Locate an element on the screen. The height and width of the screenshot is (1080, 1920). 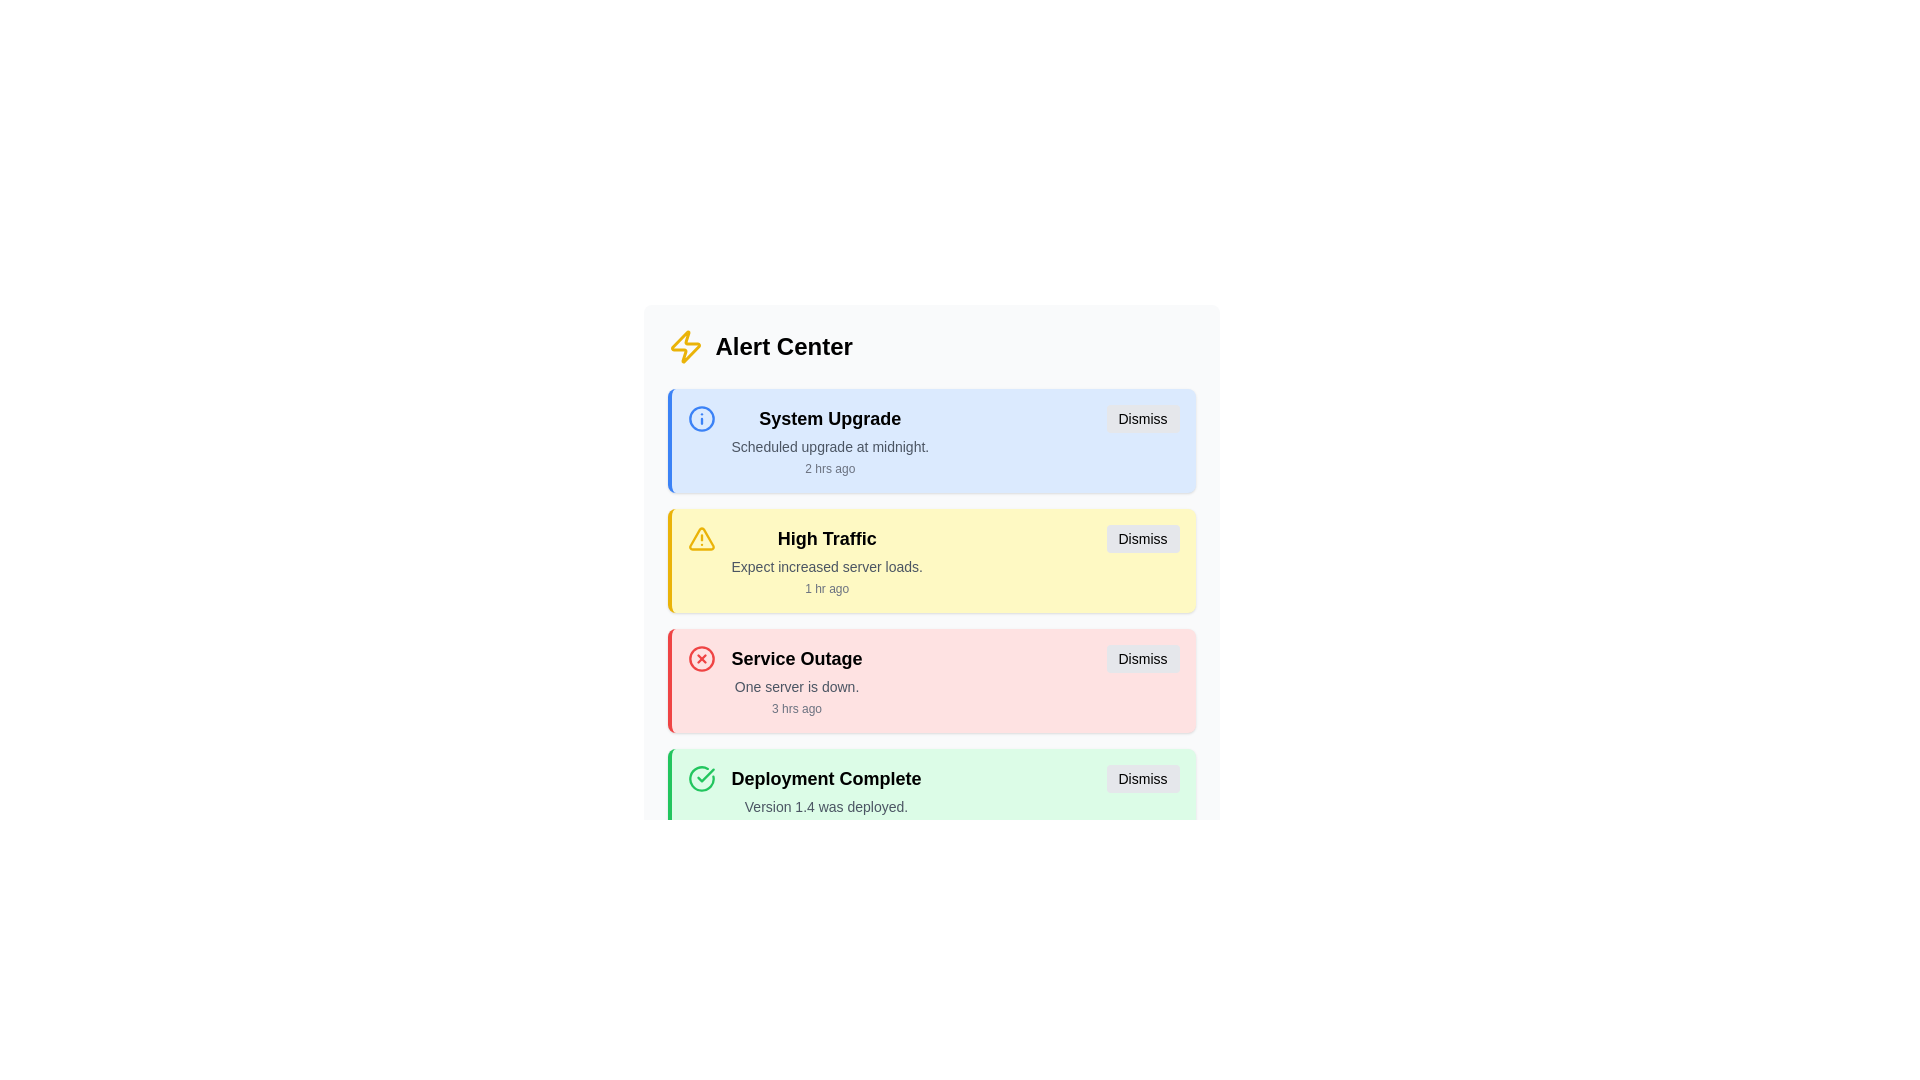
the warning message text in the second notification card of the 'Alert Center' to read it is located at coordinates (827, 560).